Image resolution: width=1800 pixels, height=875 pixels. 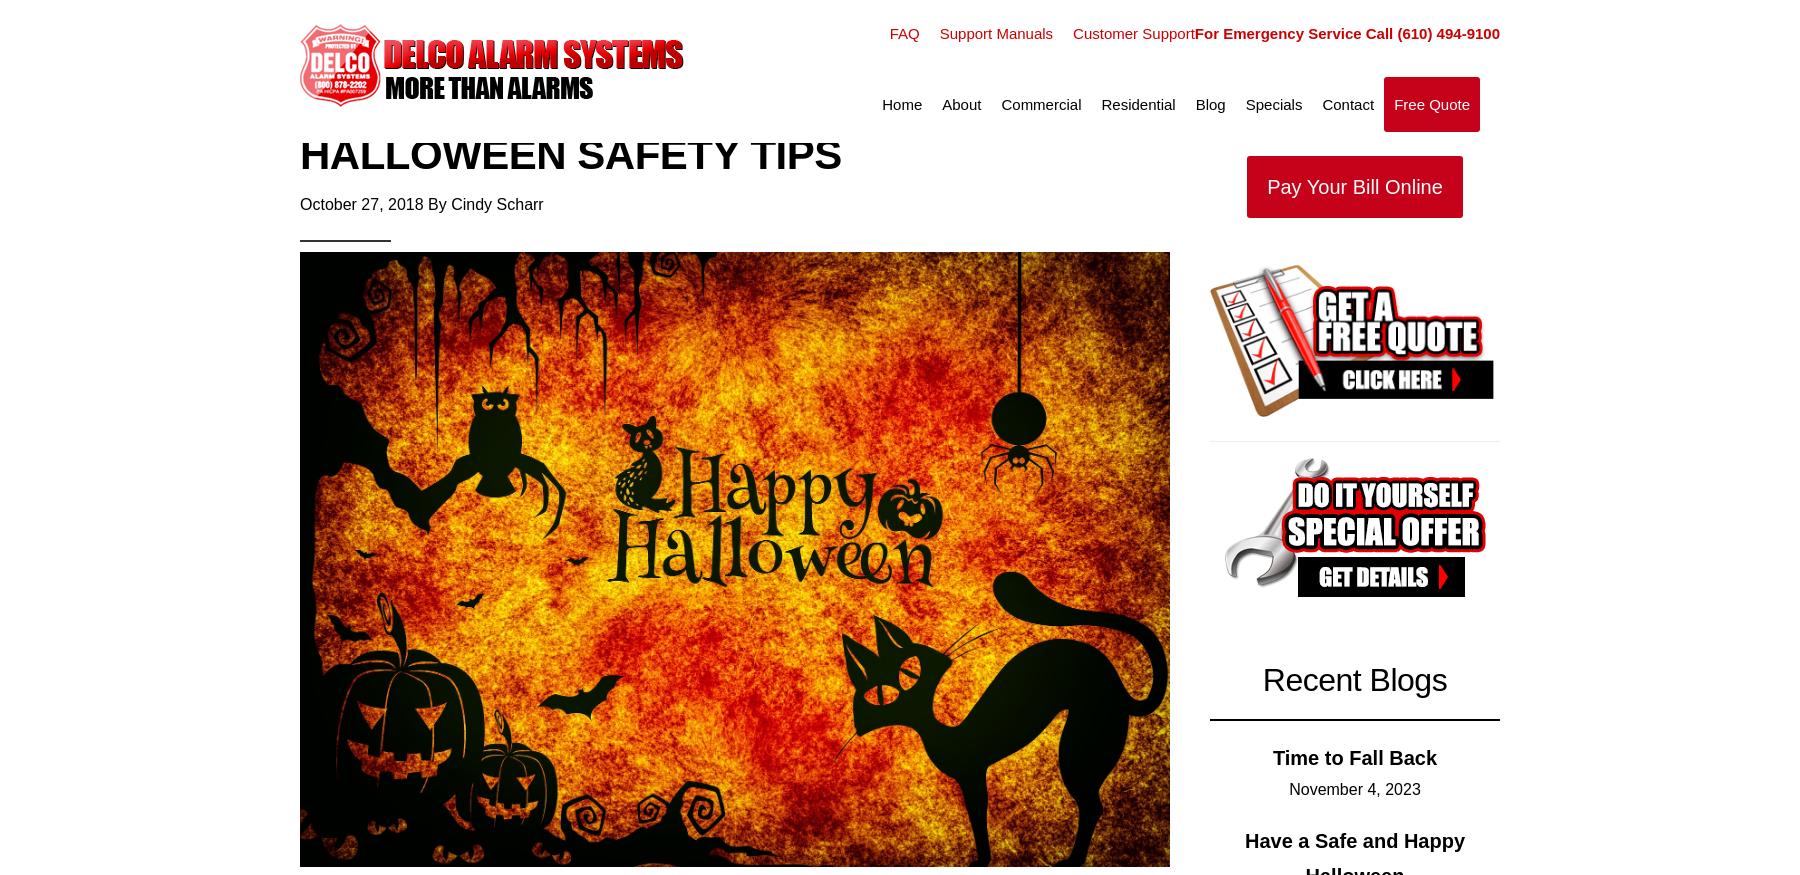 What do you see at coordinates (900, 104) in the screenshot?
I see `'Home'` at bounding box center [900, 104].